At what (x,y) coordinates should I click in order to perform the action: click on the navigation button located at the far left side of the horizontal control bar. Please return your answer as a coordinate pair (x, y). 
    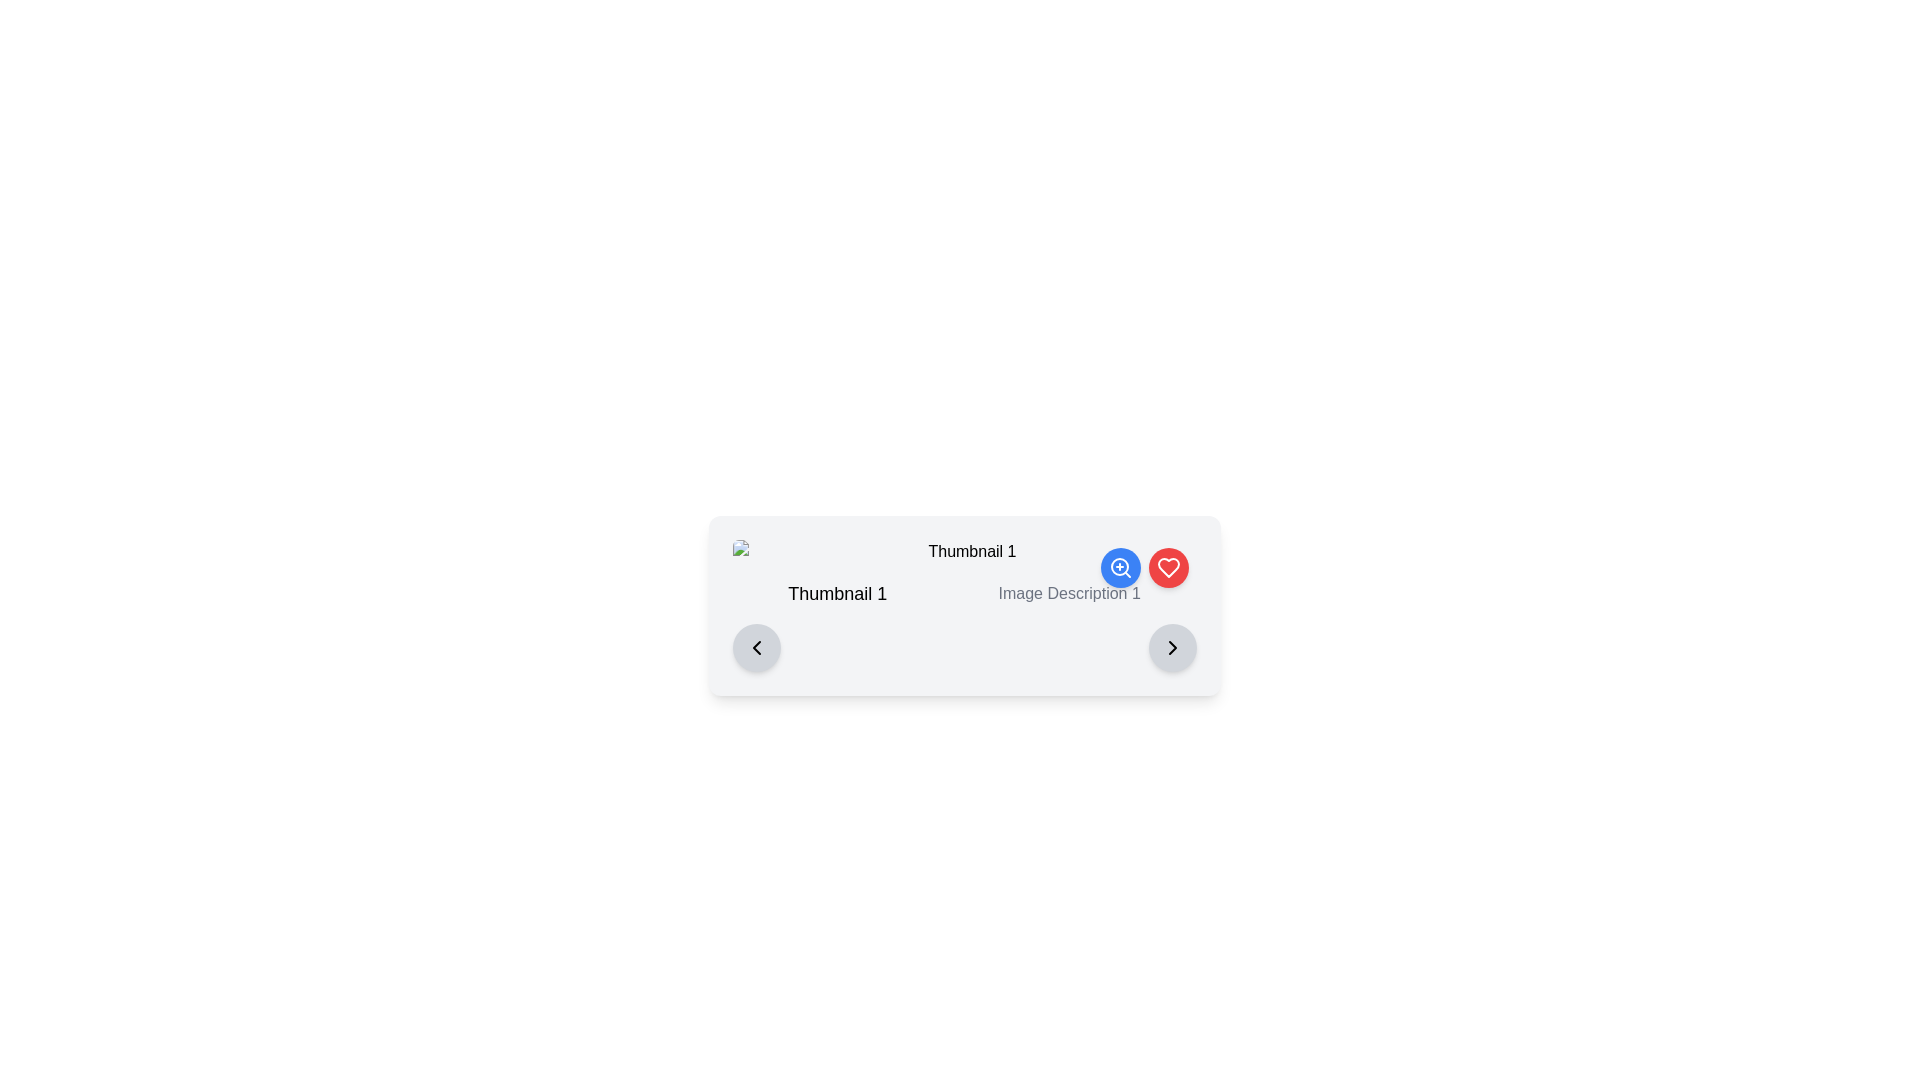
    Looking at the image, I should click on (755, 648).